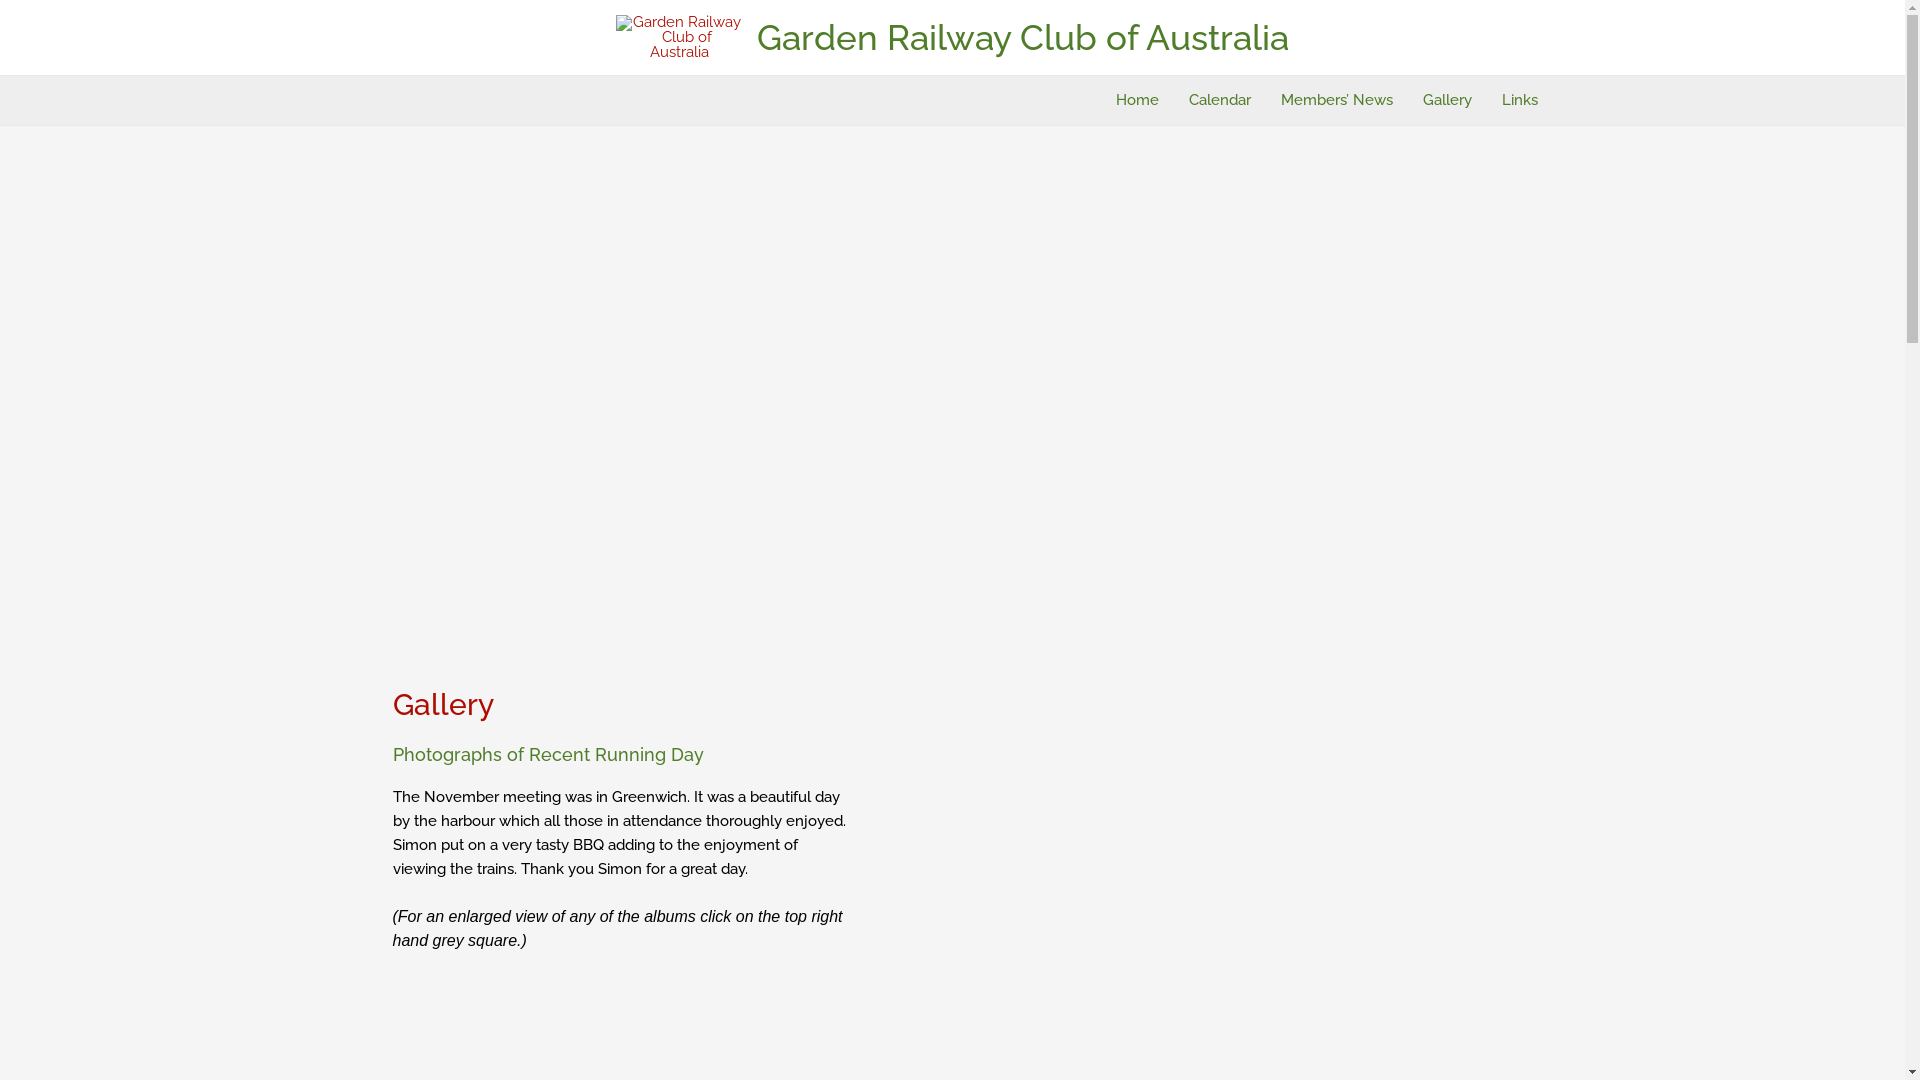 This screenshot has height=1080, width=1920. What do you see at coordinates (756, 36) in the screenshot?
I see `'Garden Railway Club of Australia'` at bounding box center [756, 36].